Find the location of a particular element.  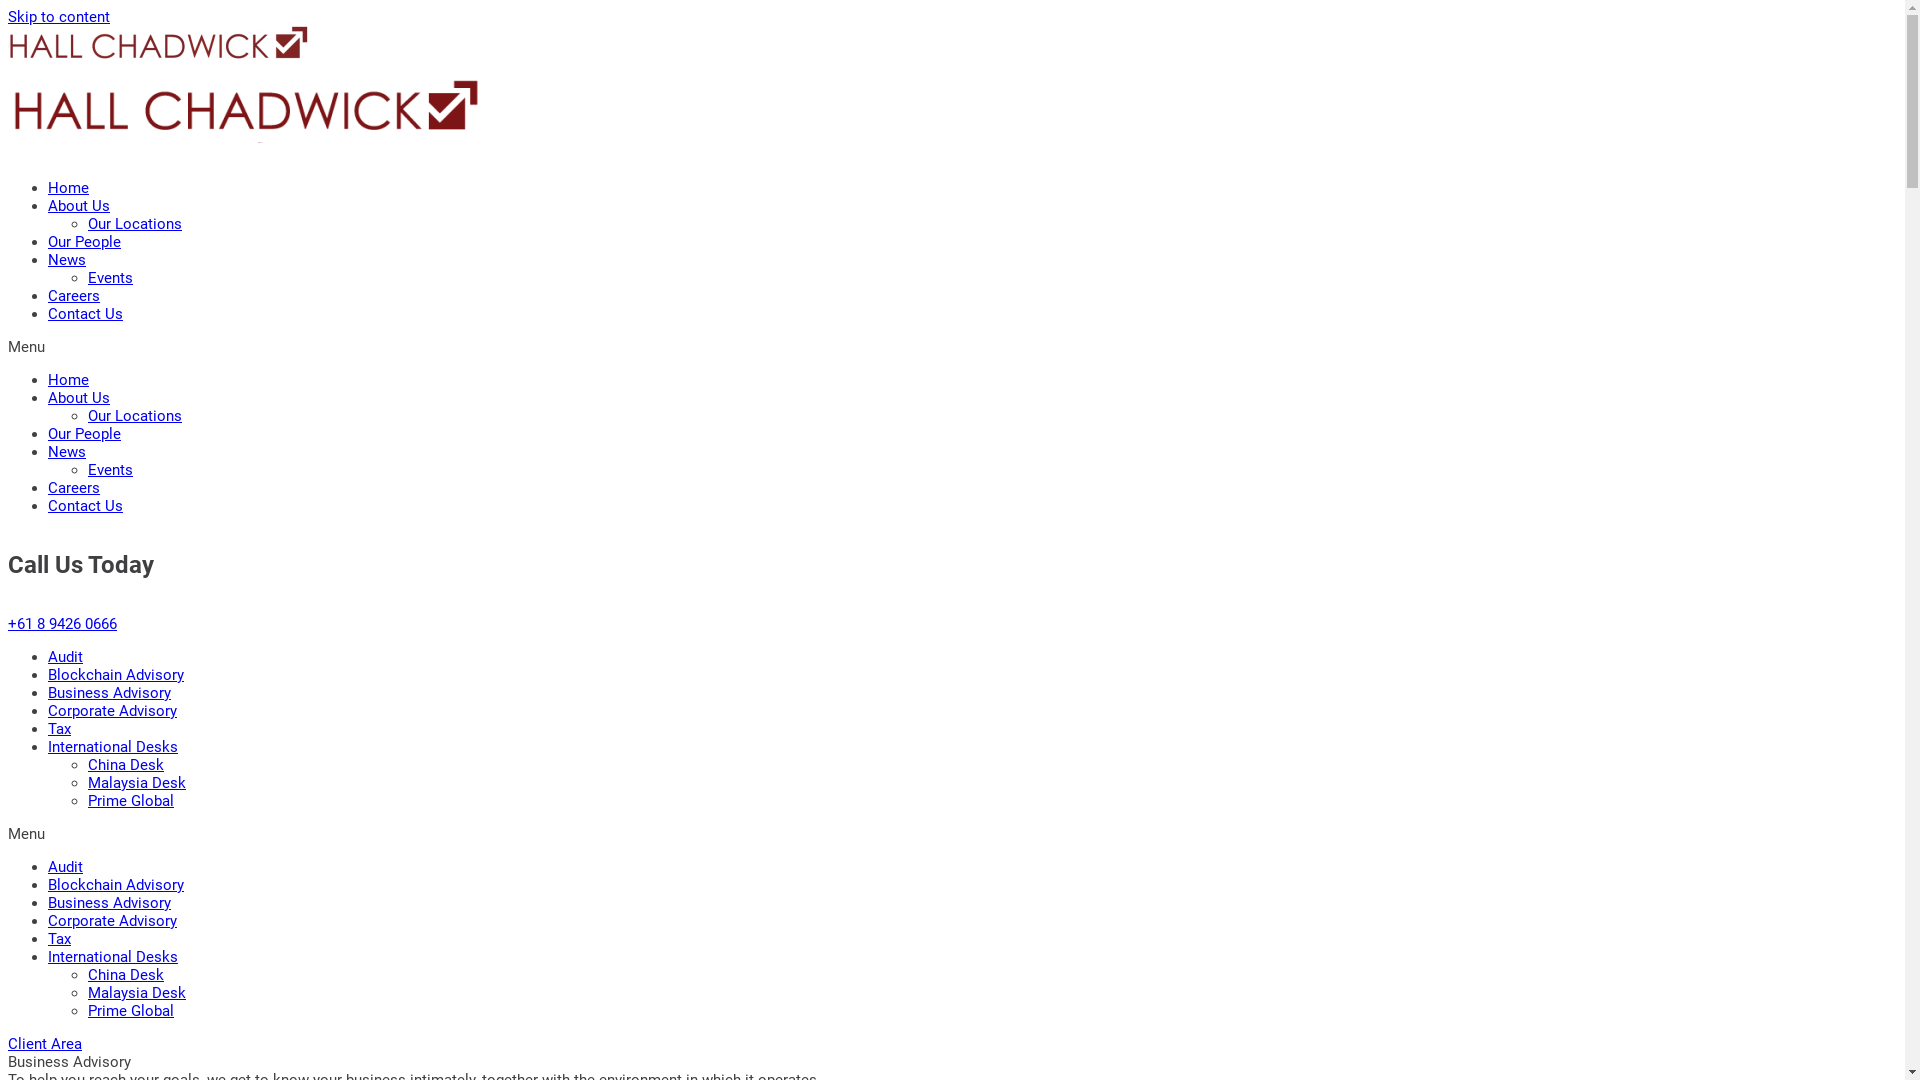

'Our Locations' is located at coordinates (133, 223).